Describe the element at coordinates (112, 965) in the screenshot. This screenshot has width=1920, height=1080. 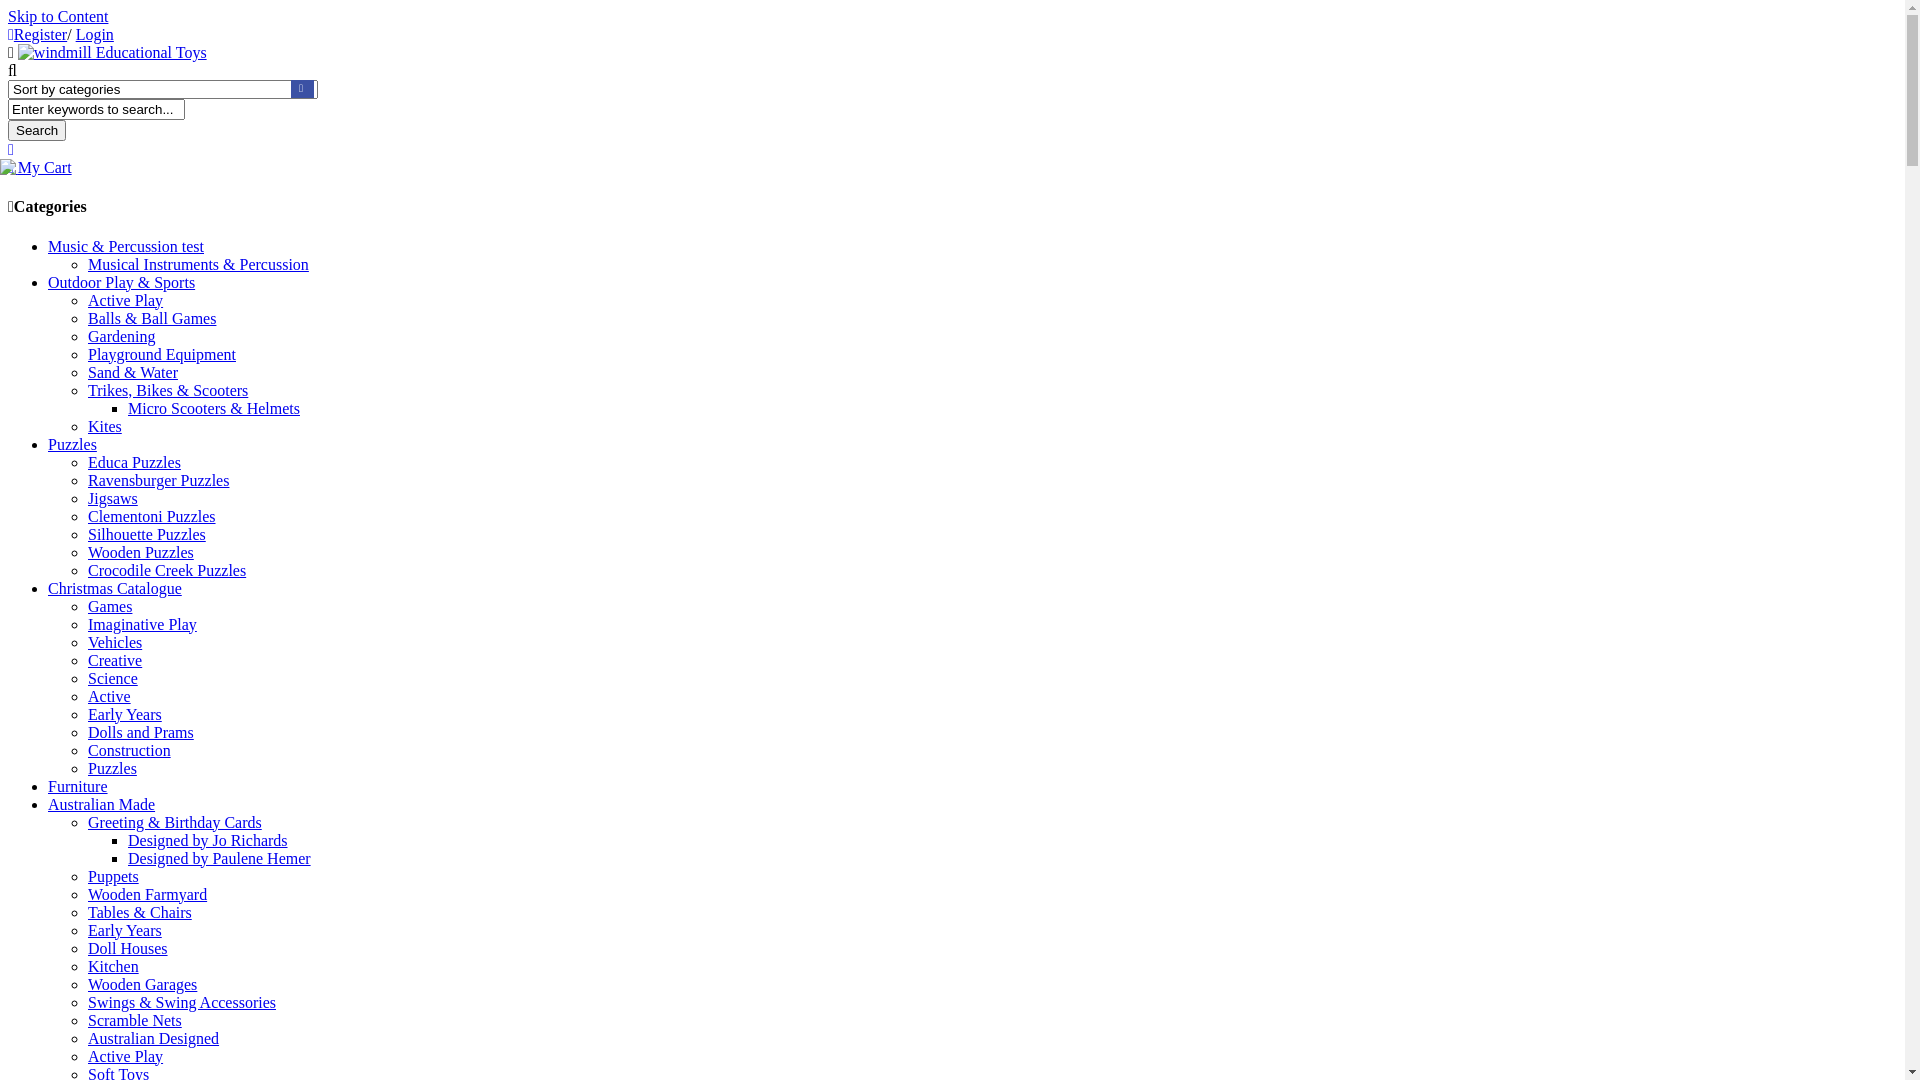
I see `'Kitchen'` at that location.